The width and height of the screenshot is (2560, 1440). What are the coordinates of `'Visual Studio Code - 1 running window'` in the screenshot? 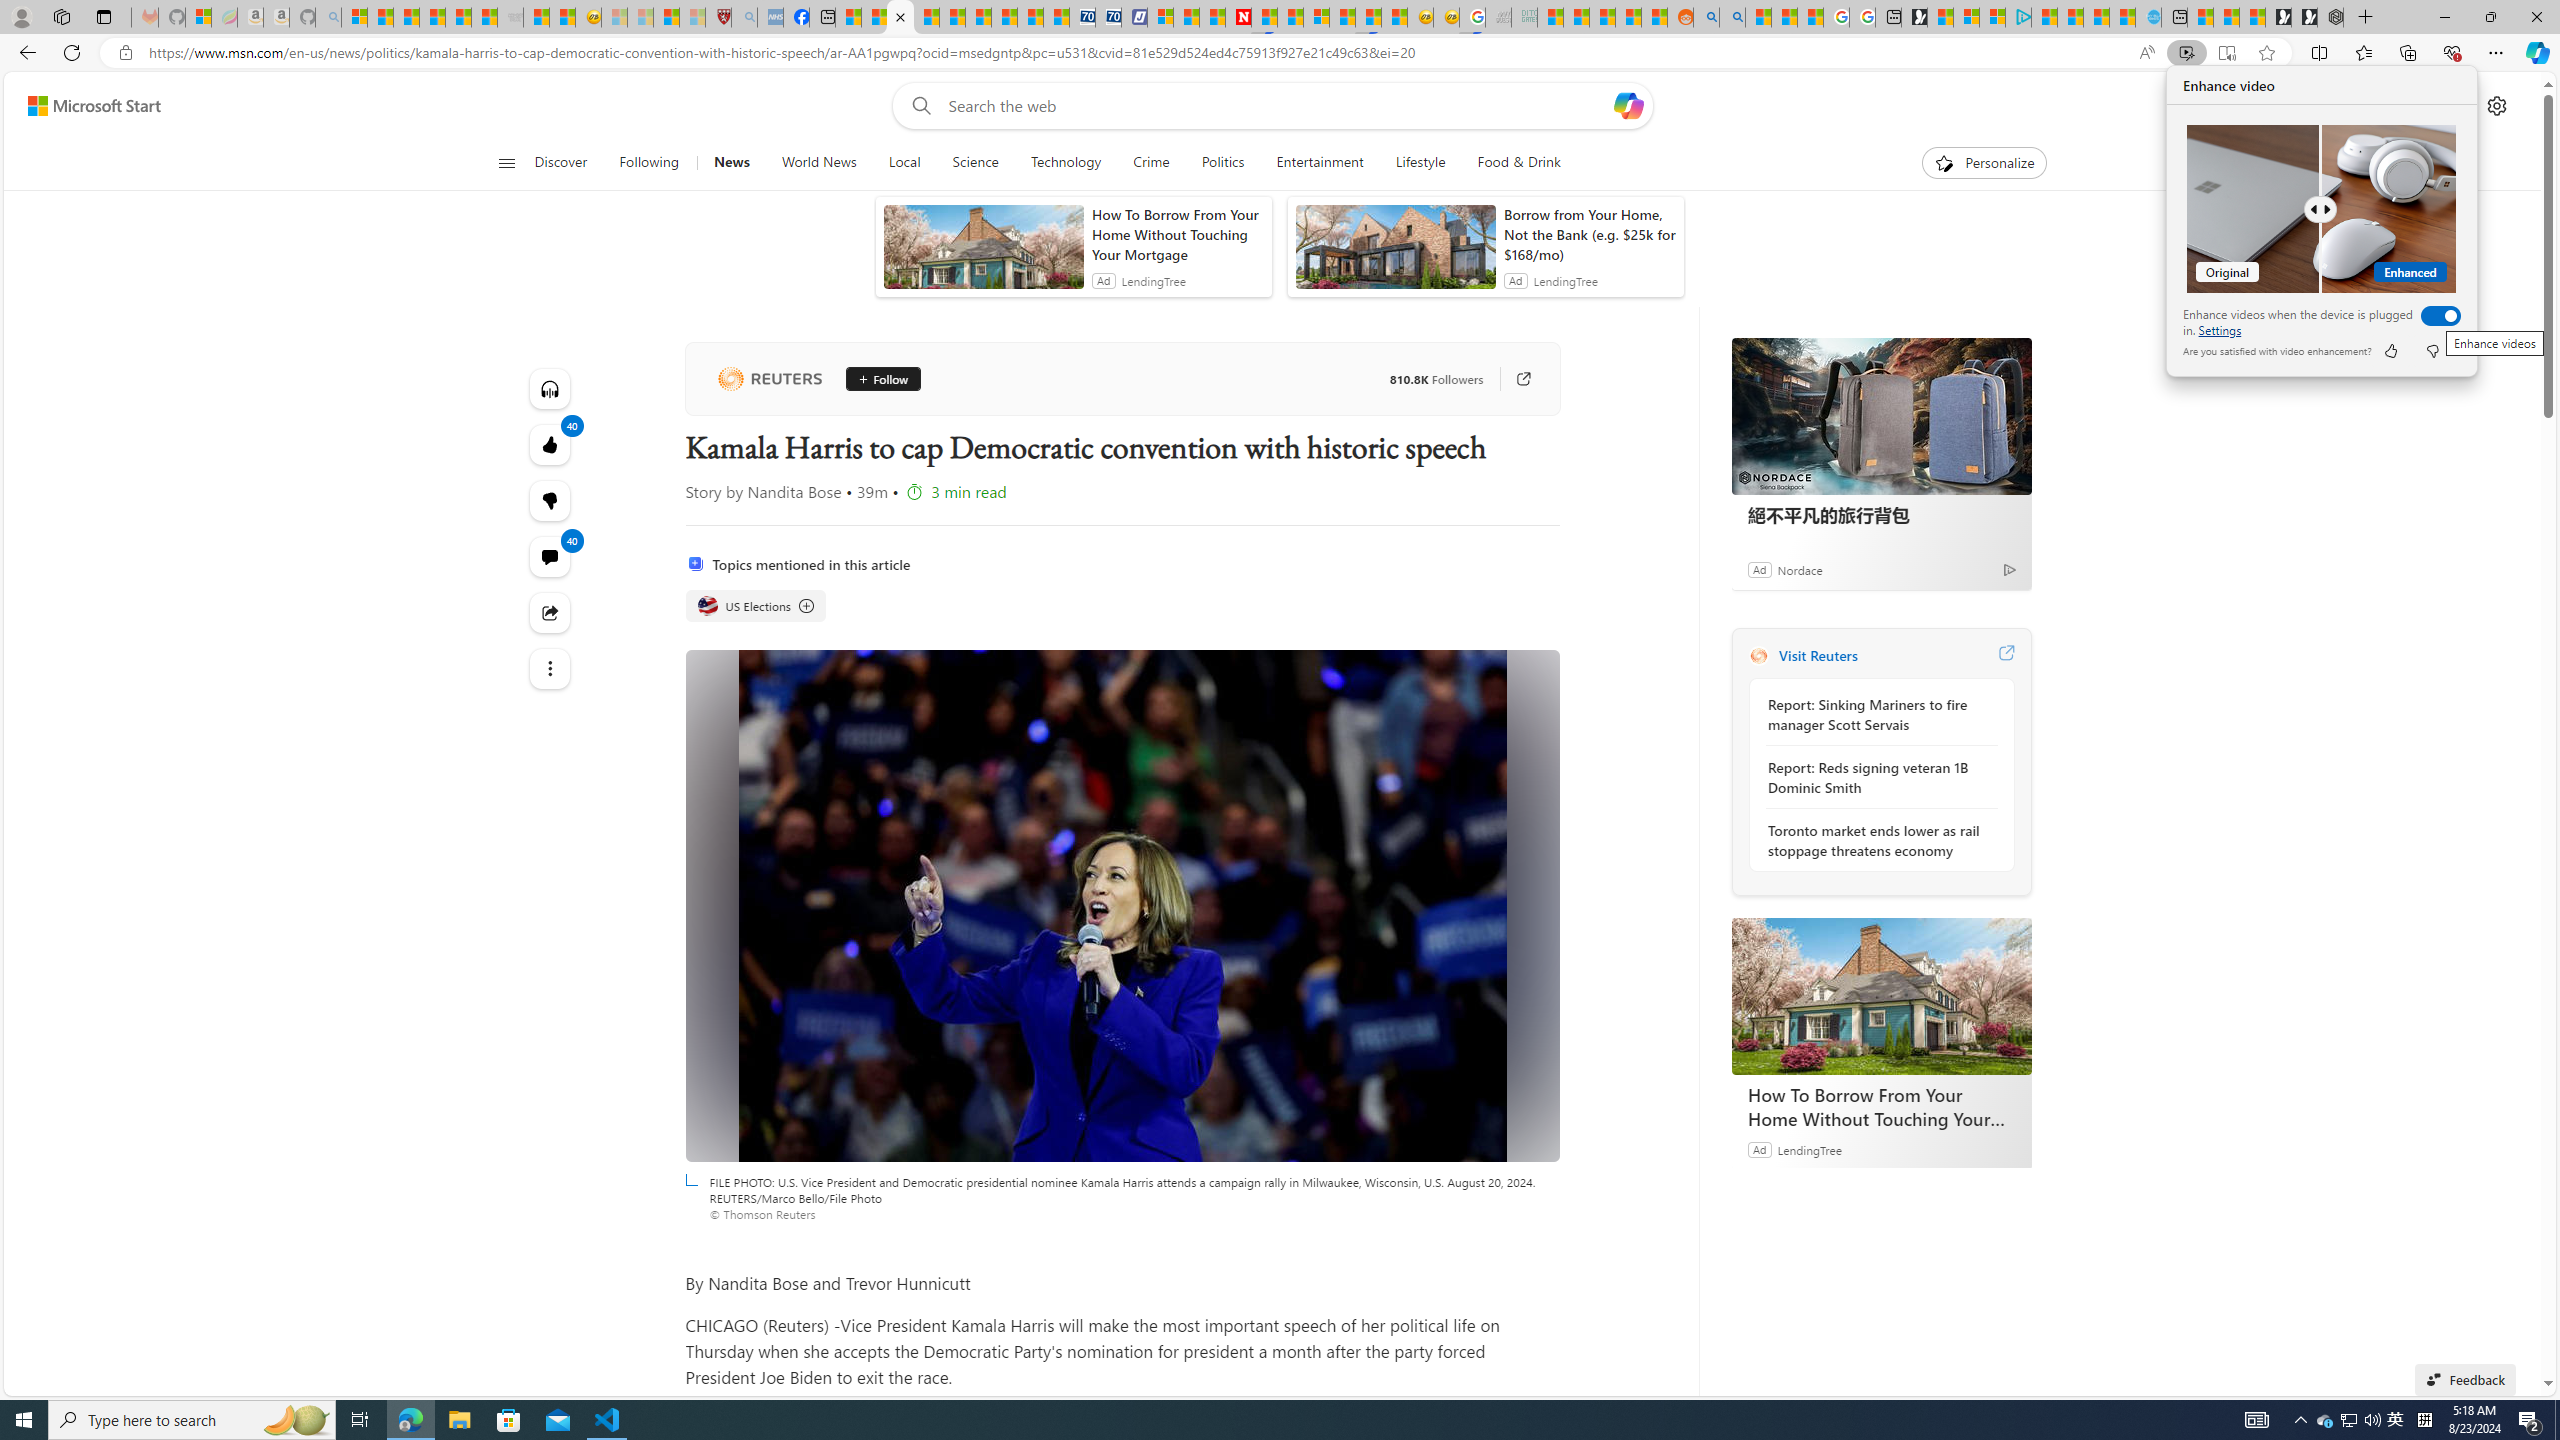 It's located at (607, 1418).